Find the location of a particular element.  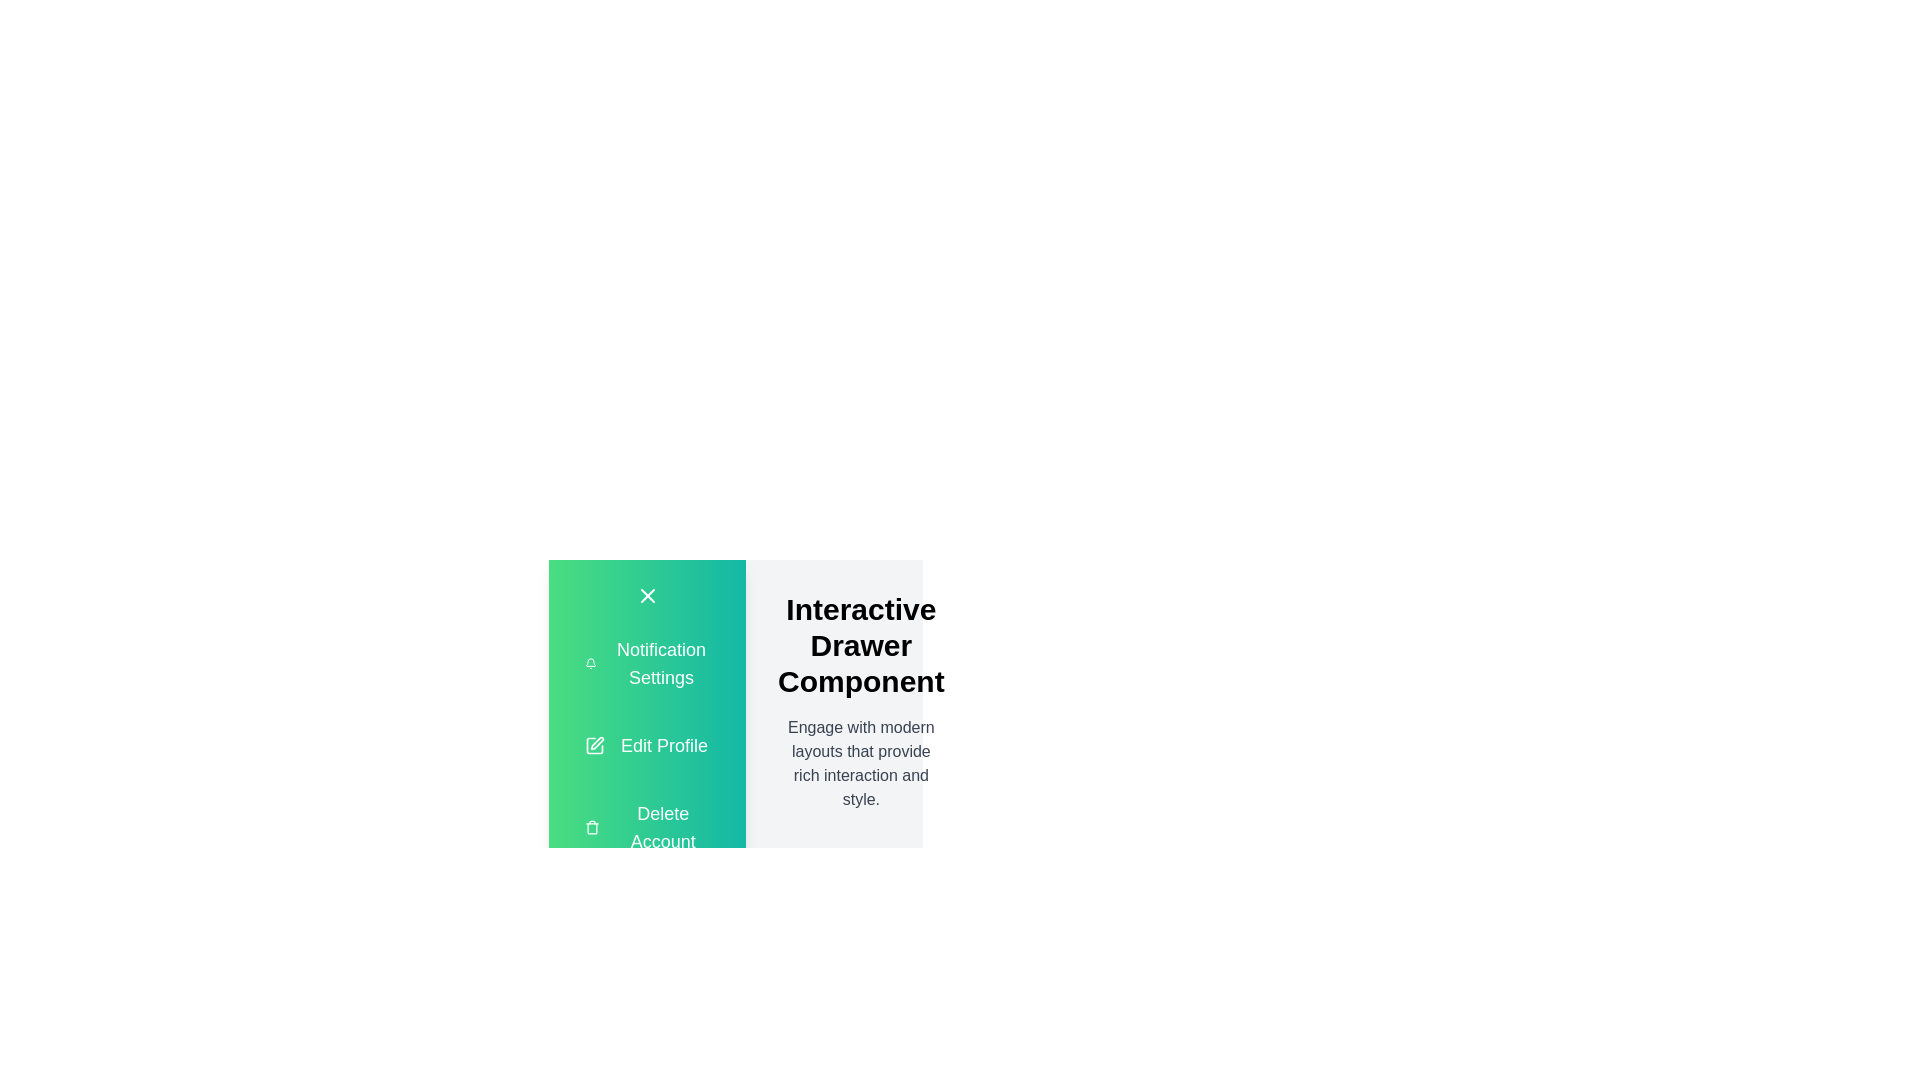

the 'Delete Account' option in the drawer is located at coordinates (647, 828).